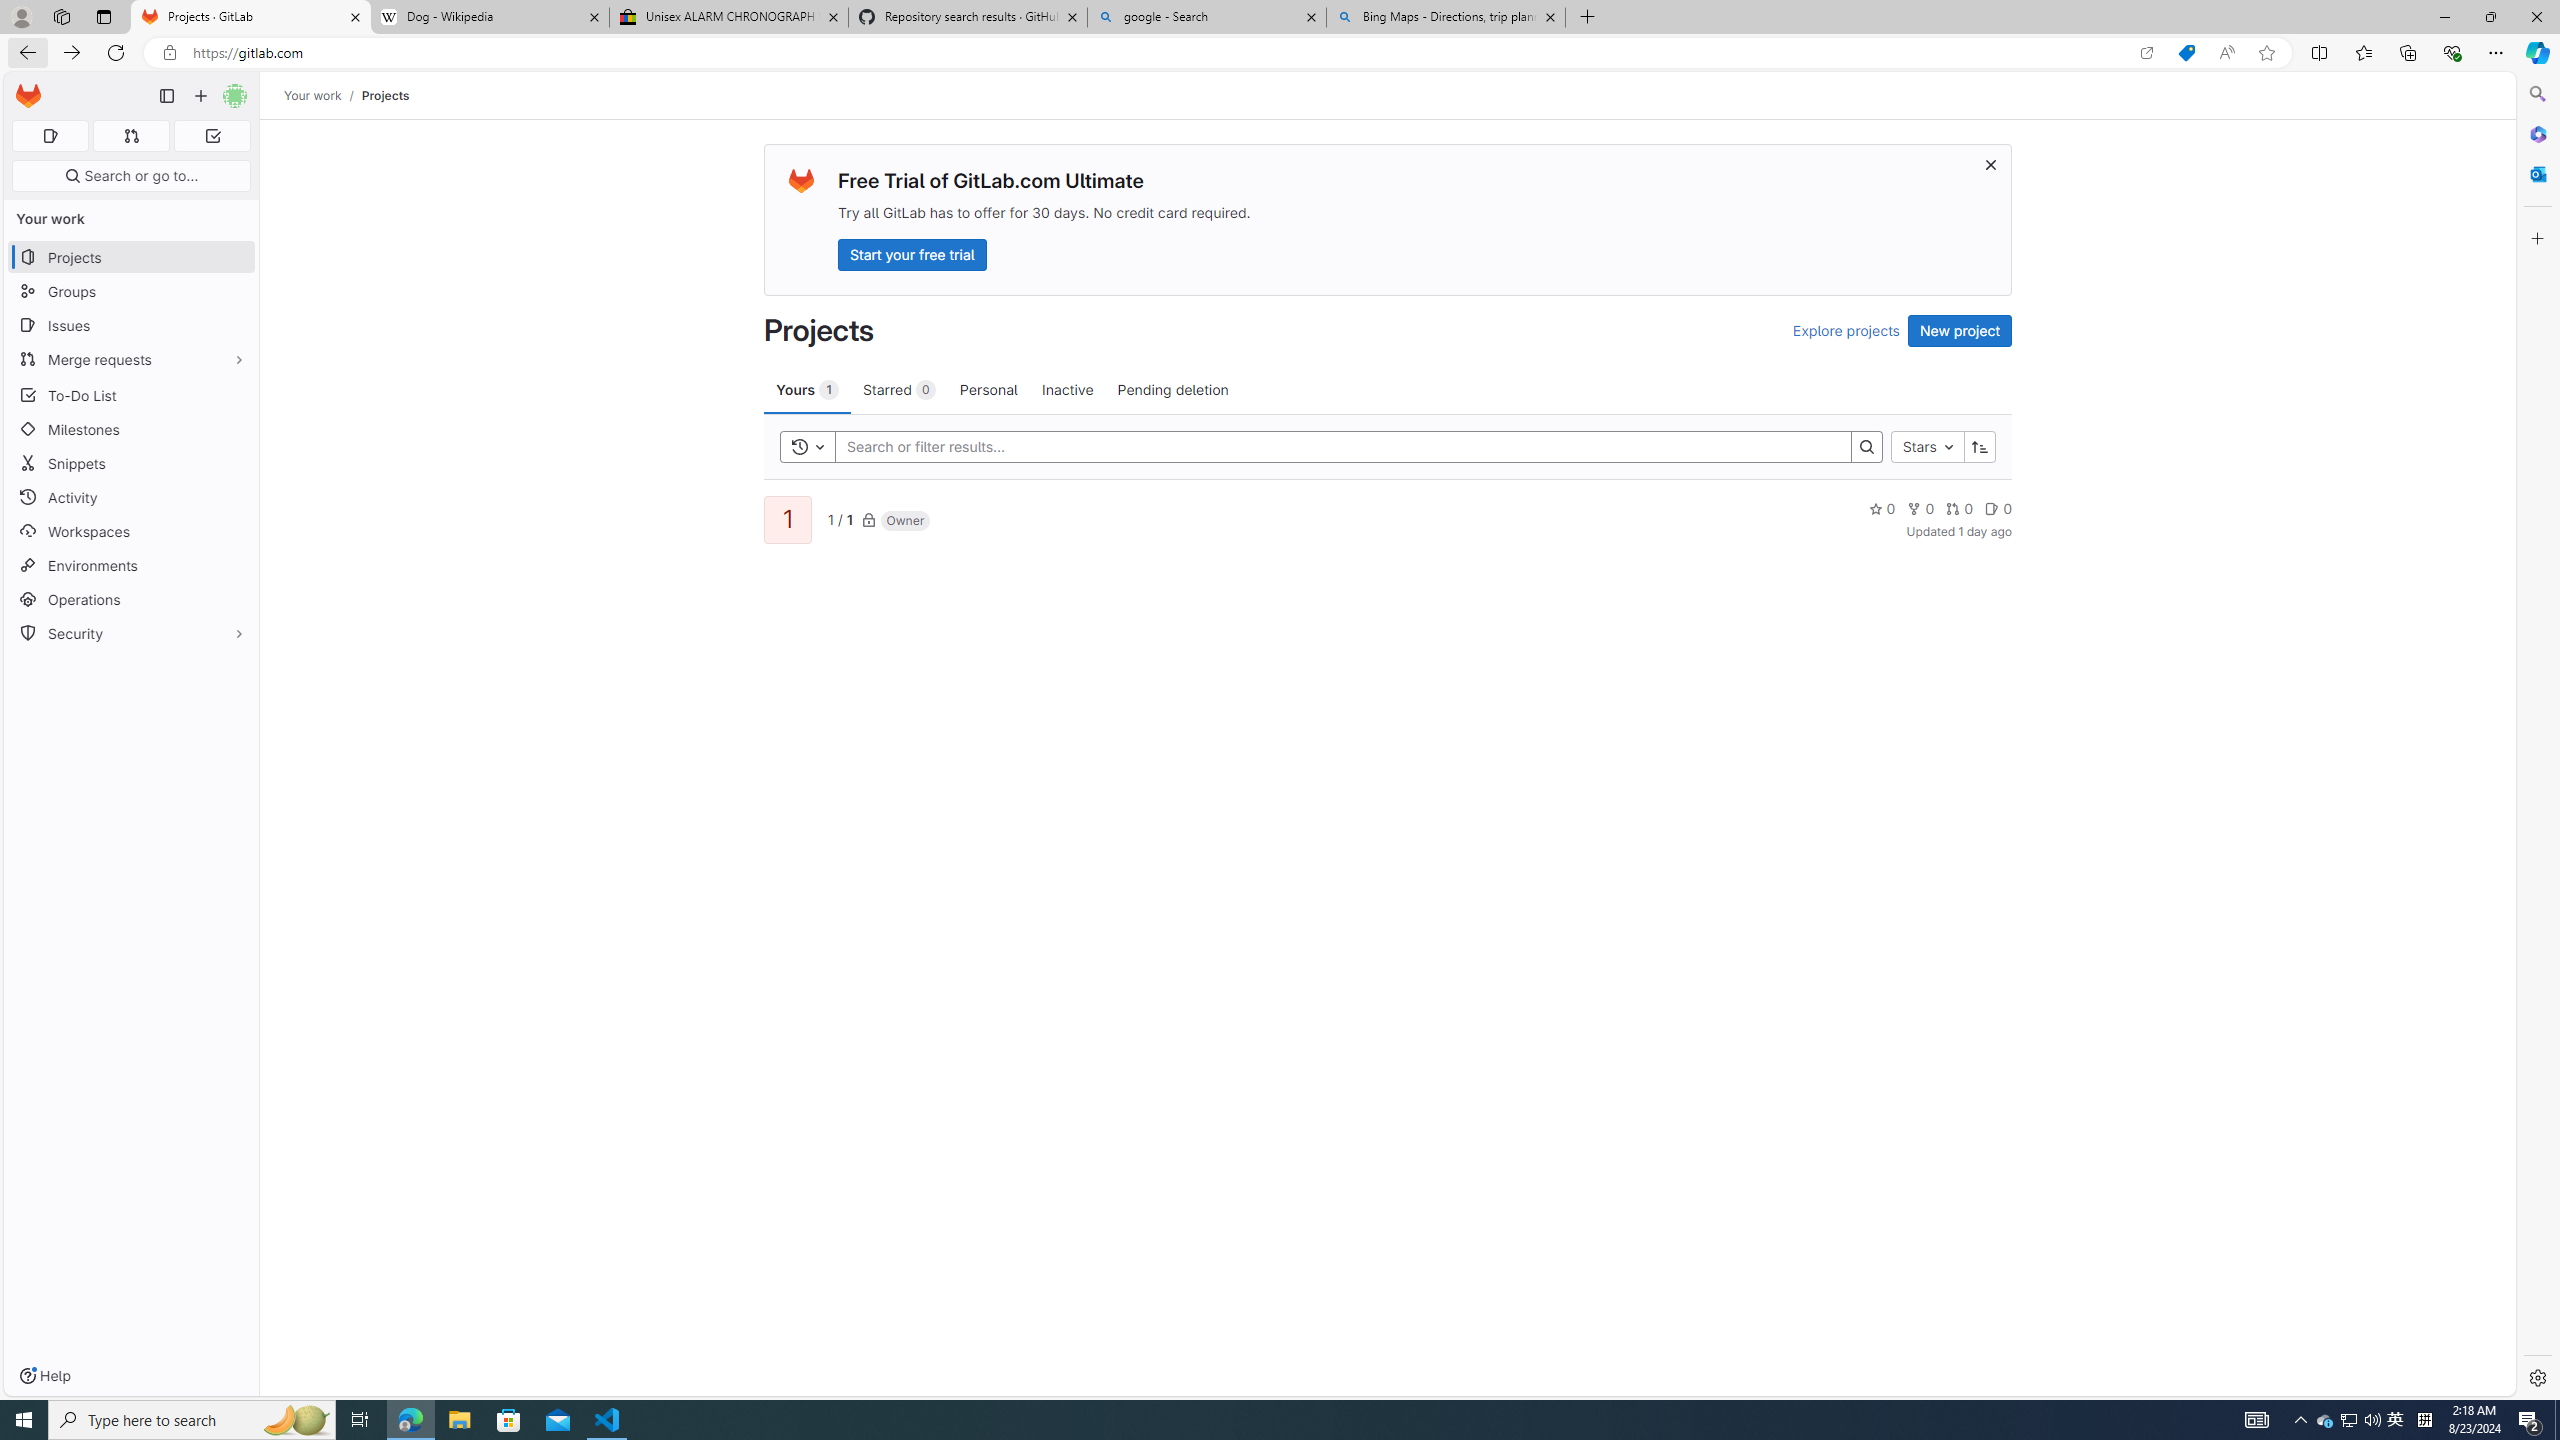 Image resolution: width=2560 pixels, height=1440 pixels. I want to click on 'Pending deletion', so click(1173, 388).